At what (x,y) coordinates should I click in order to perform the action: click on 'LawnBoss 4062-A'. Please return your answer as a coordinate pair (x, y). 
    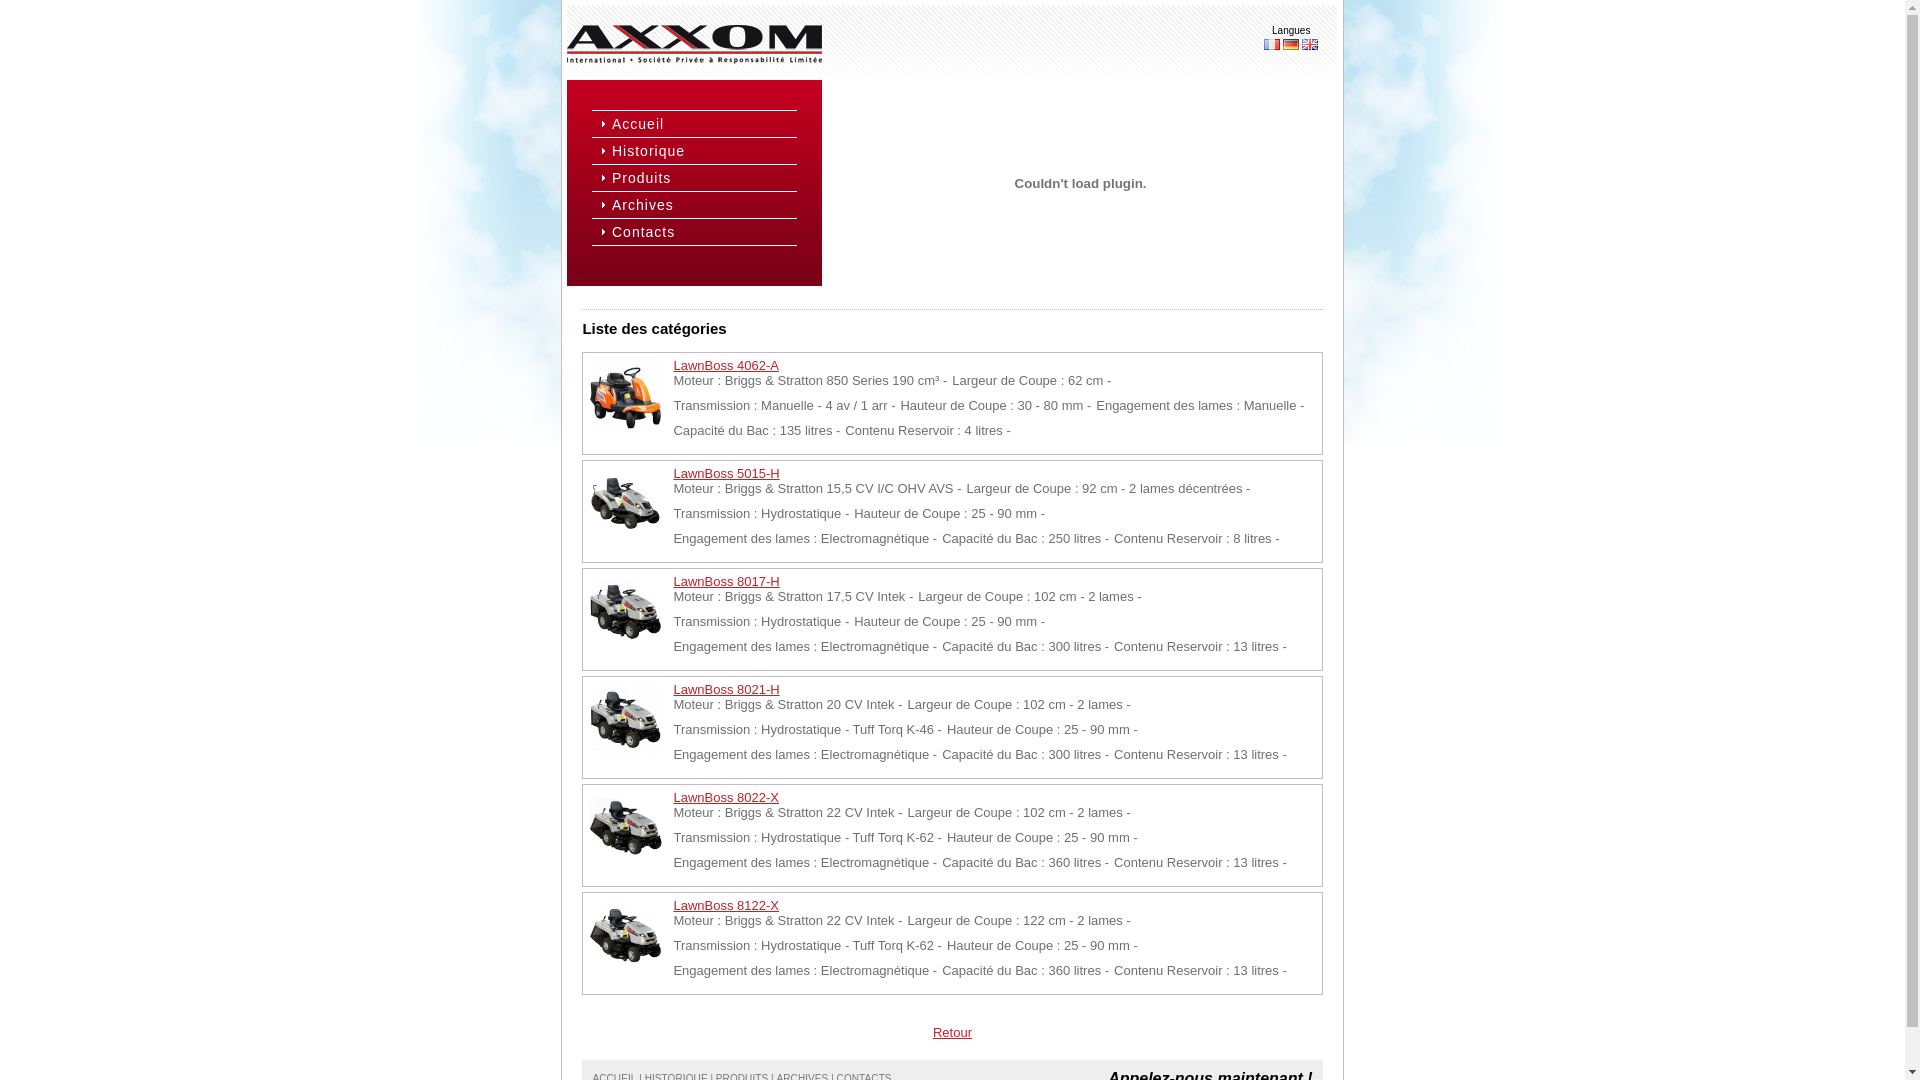
    Looking at the image, I should click on (724, 365).